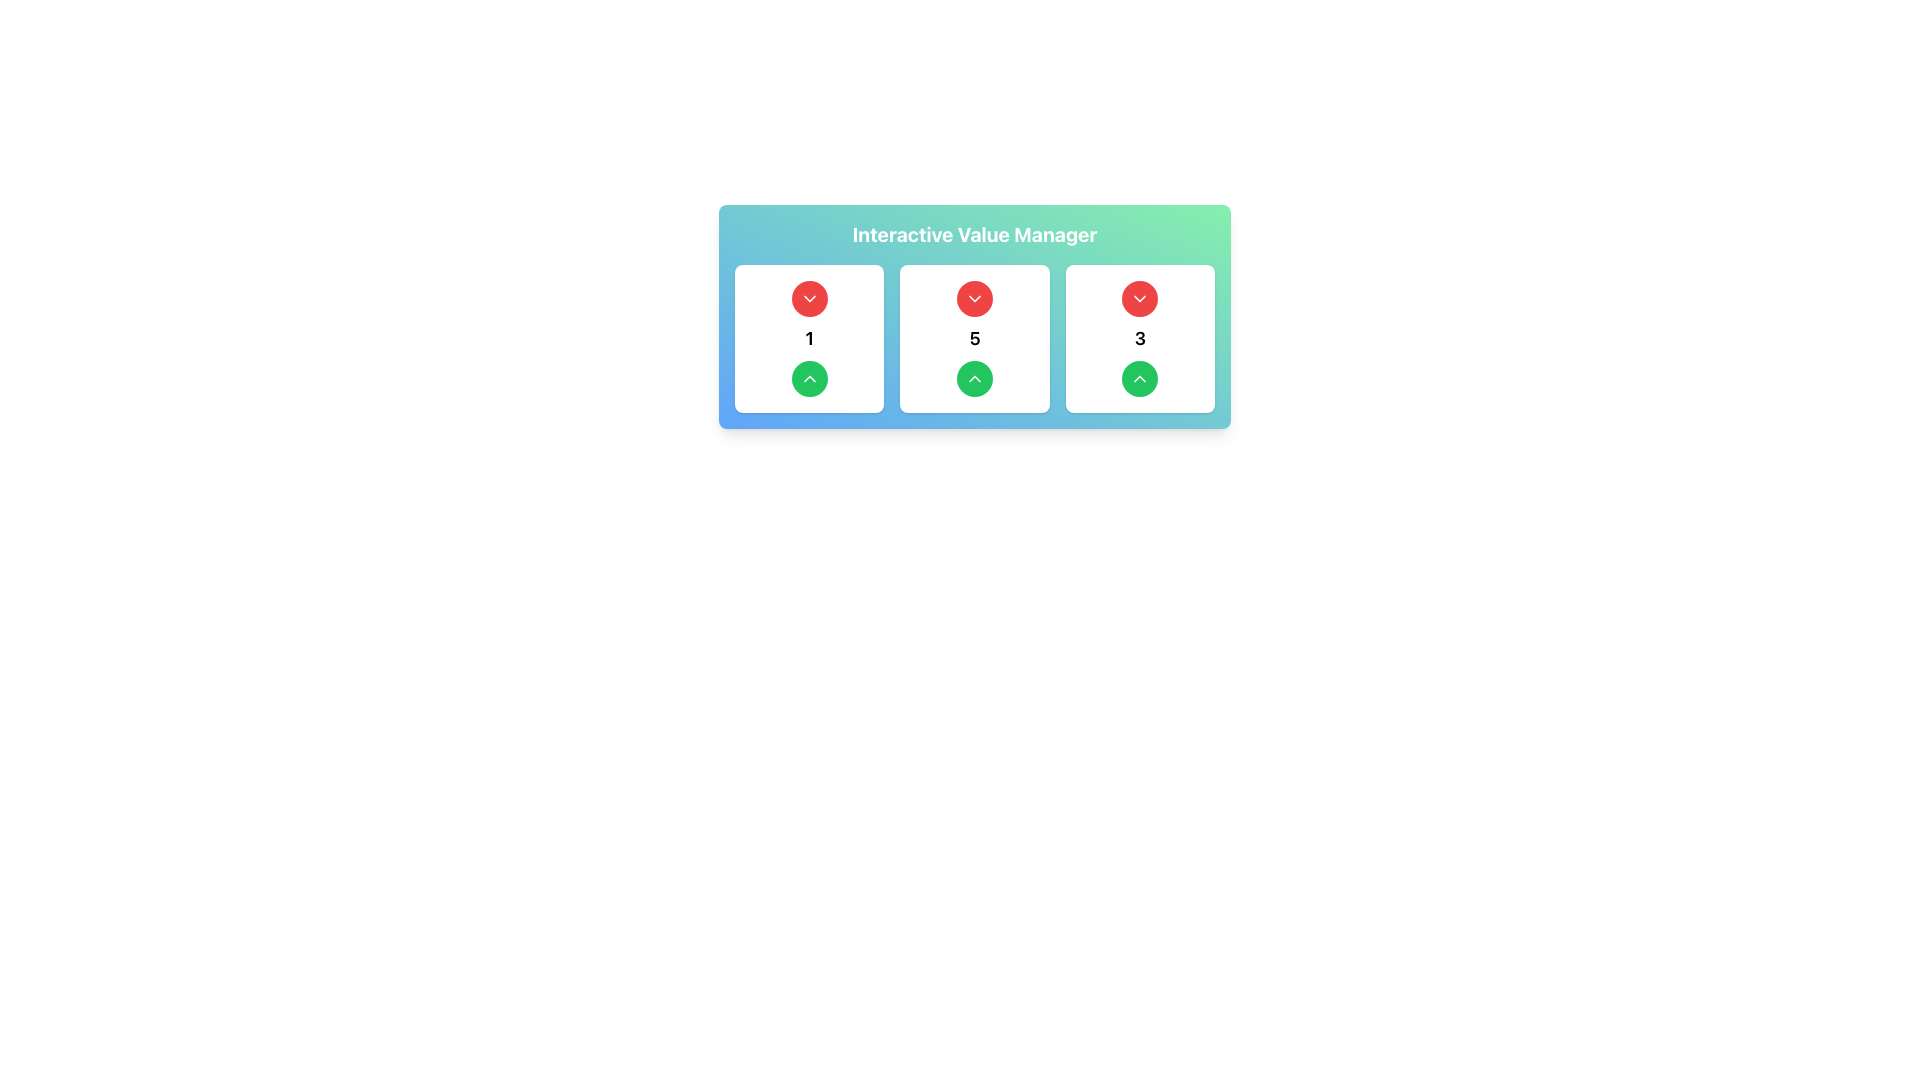  I want to click on the downwards-pointing chevron icon styled with a red background located within a circular button in the top section of the rightmost card, so click(1140, 299).